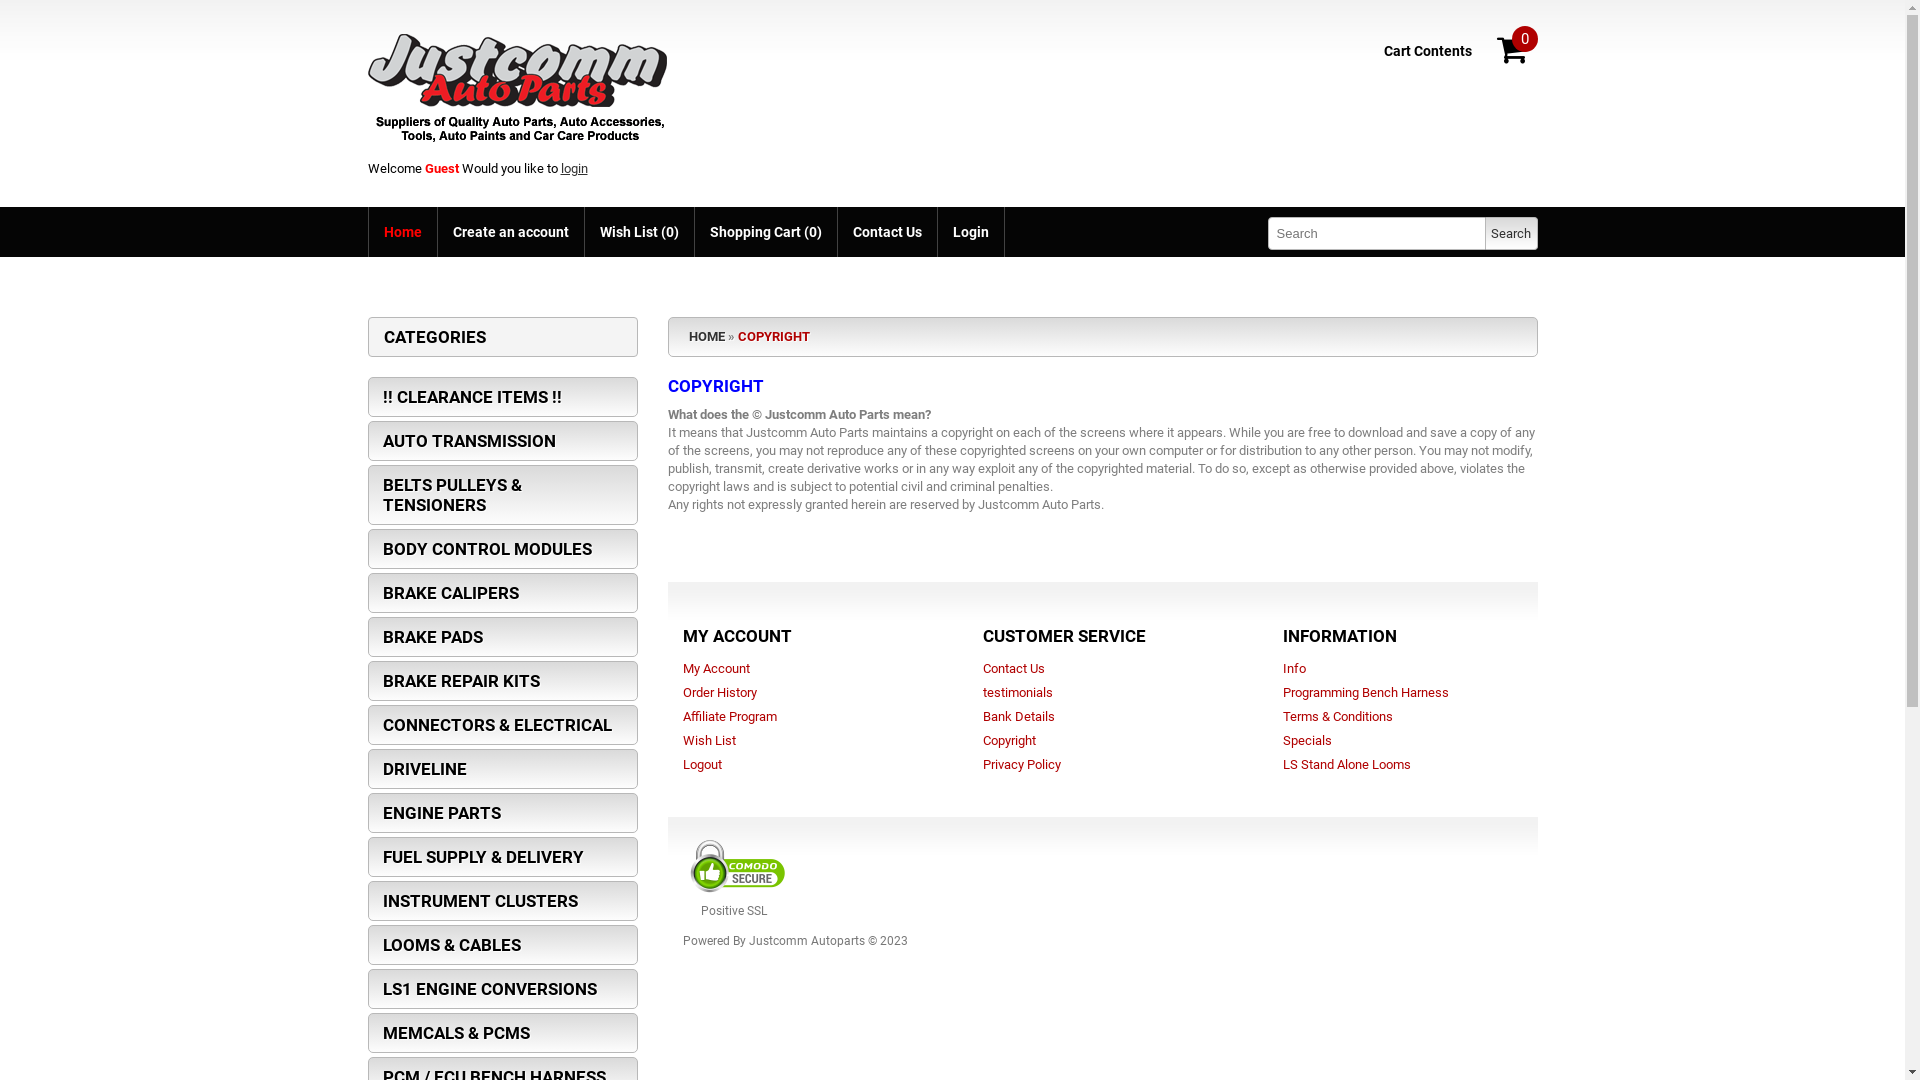 Image resolution: width=1920 pixels, height=1080 pixels. What do you see at coordinates (772, 335) in the screenshot?
I see `'COPYRIGHT'` at bounding box center [772, 335].